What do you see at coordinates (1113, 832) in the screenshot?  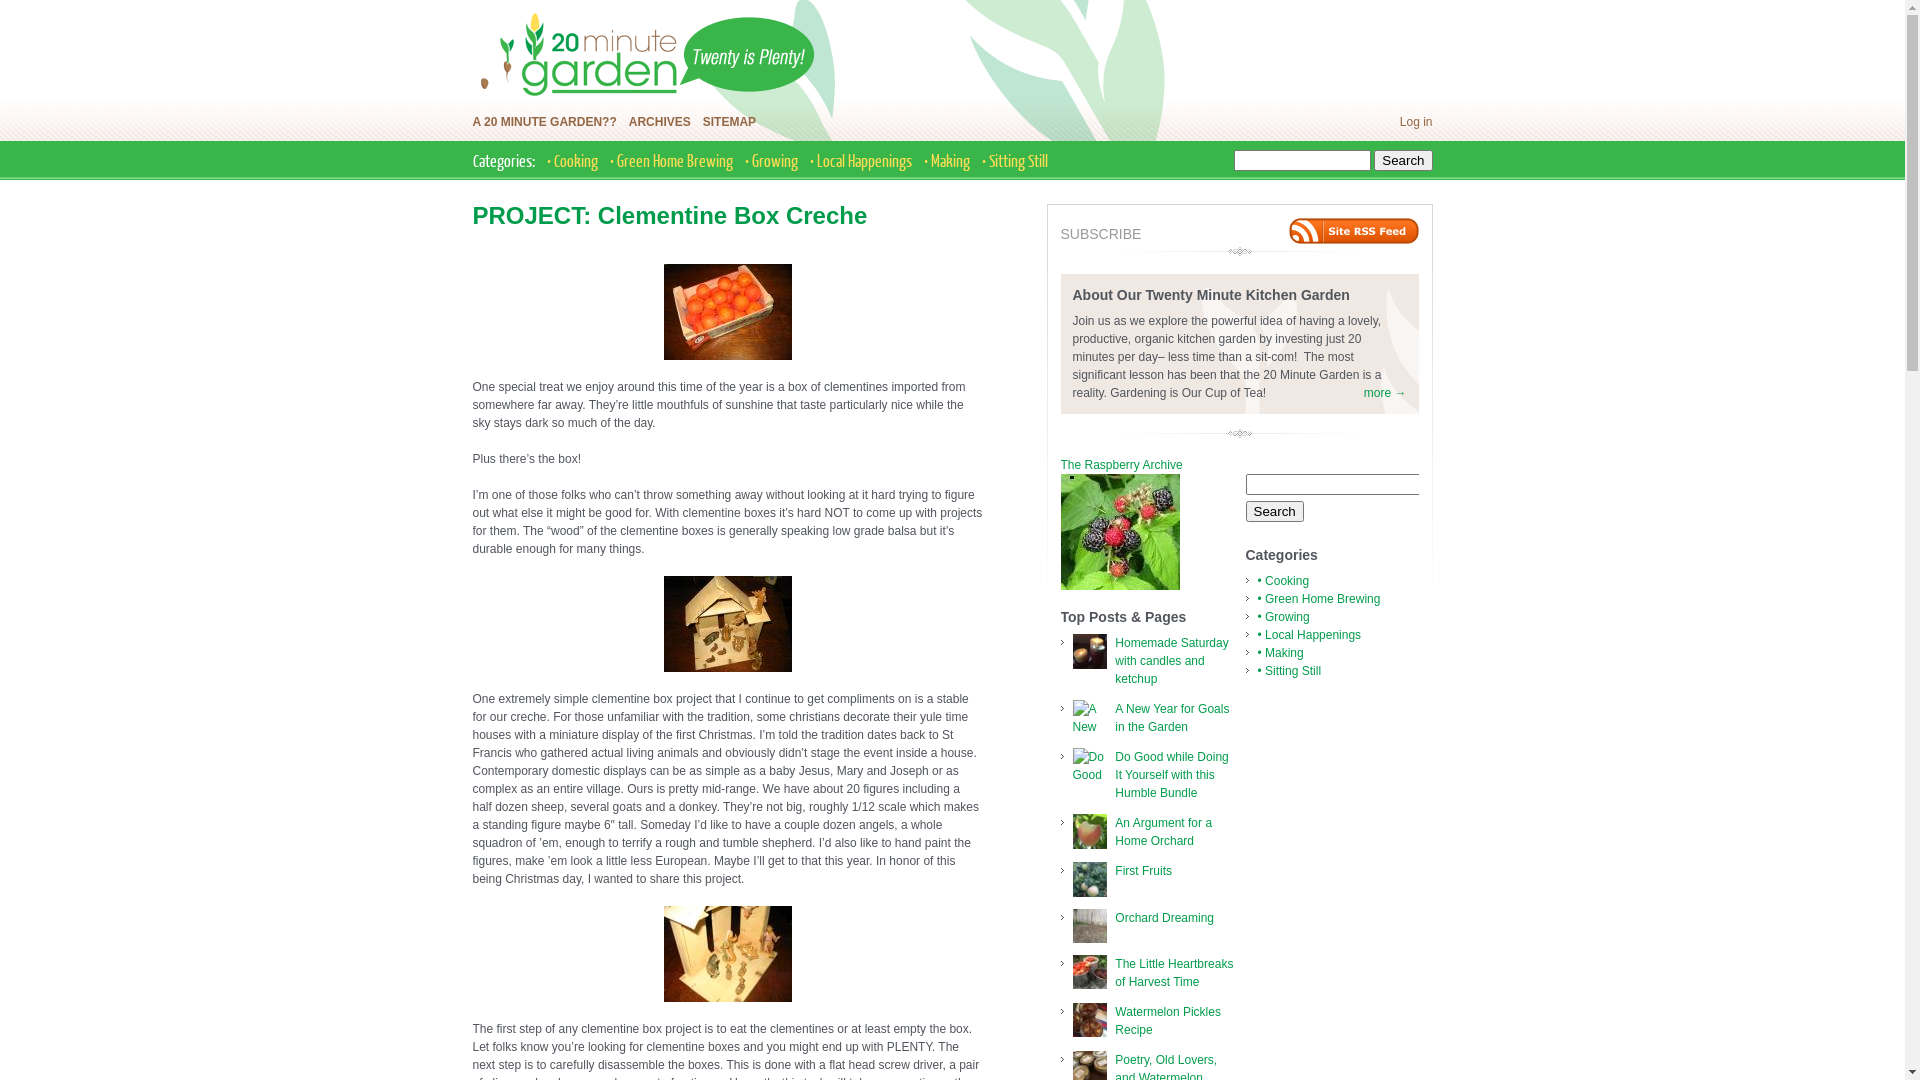 I see `'An Argument for a Home Orchard'` at bounding box center [1113, 832].